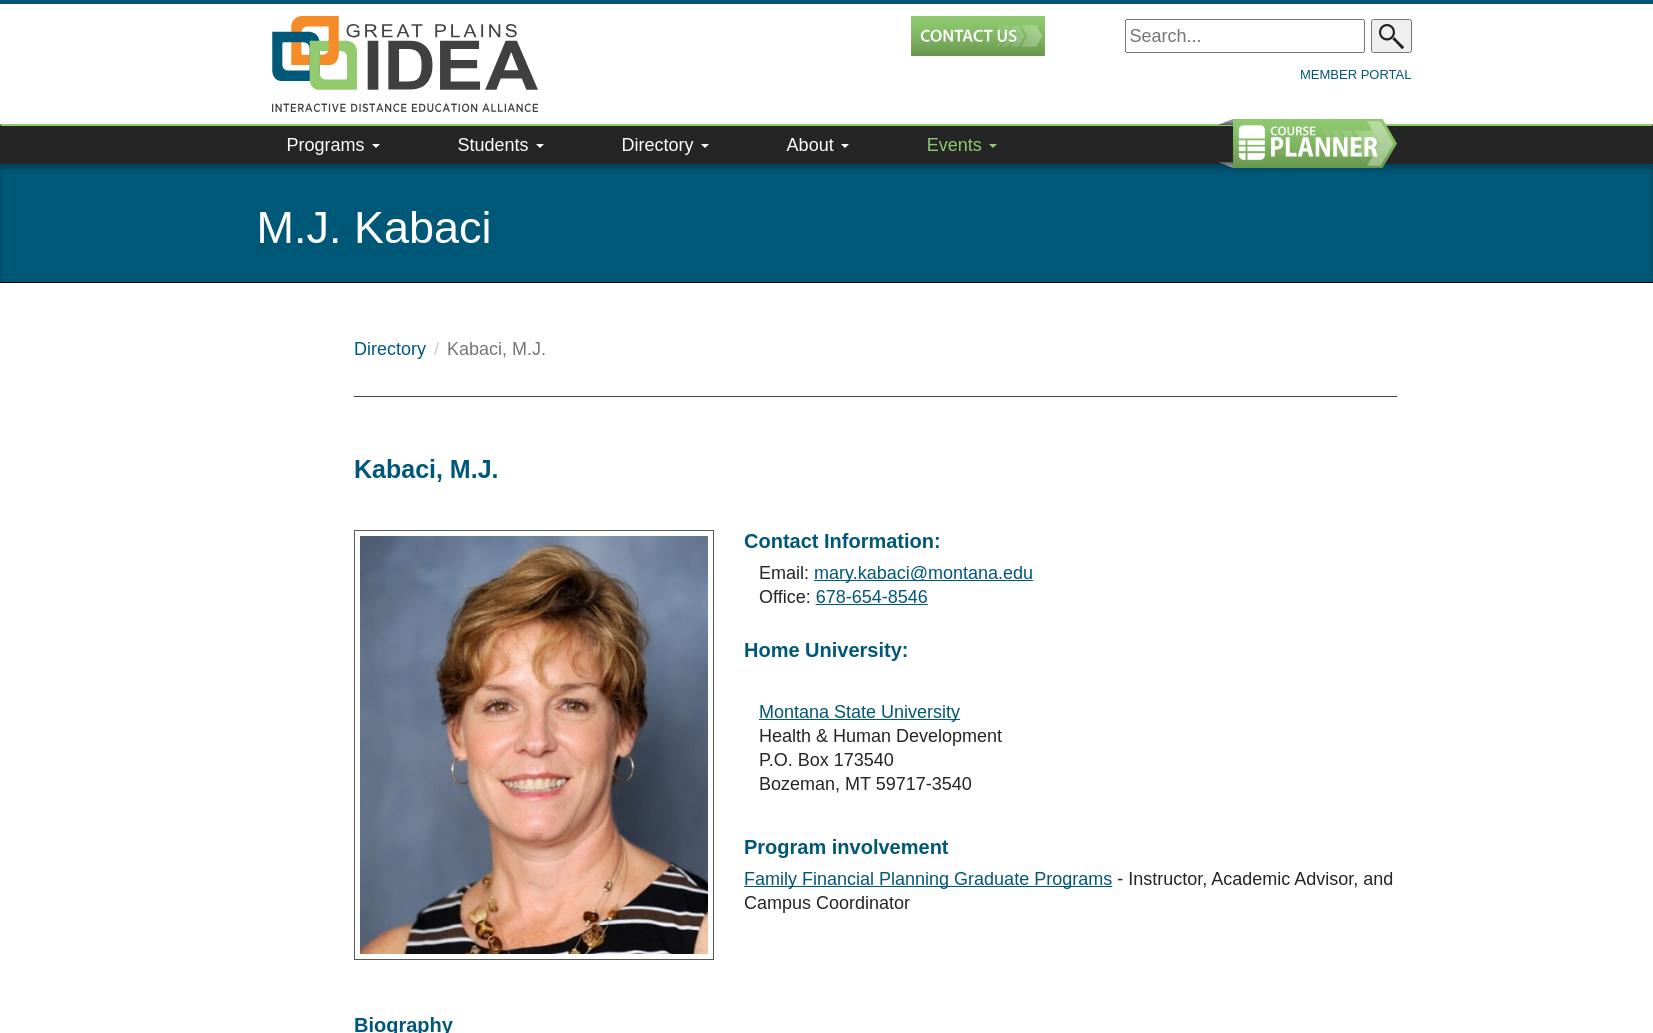  Describe the element at coordinates (785, 548) in the screenshot. I see `'Office:'` at that location.